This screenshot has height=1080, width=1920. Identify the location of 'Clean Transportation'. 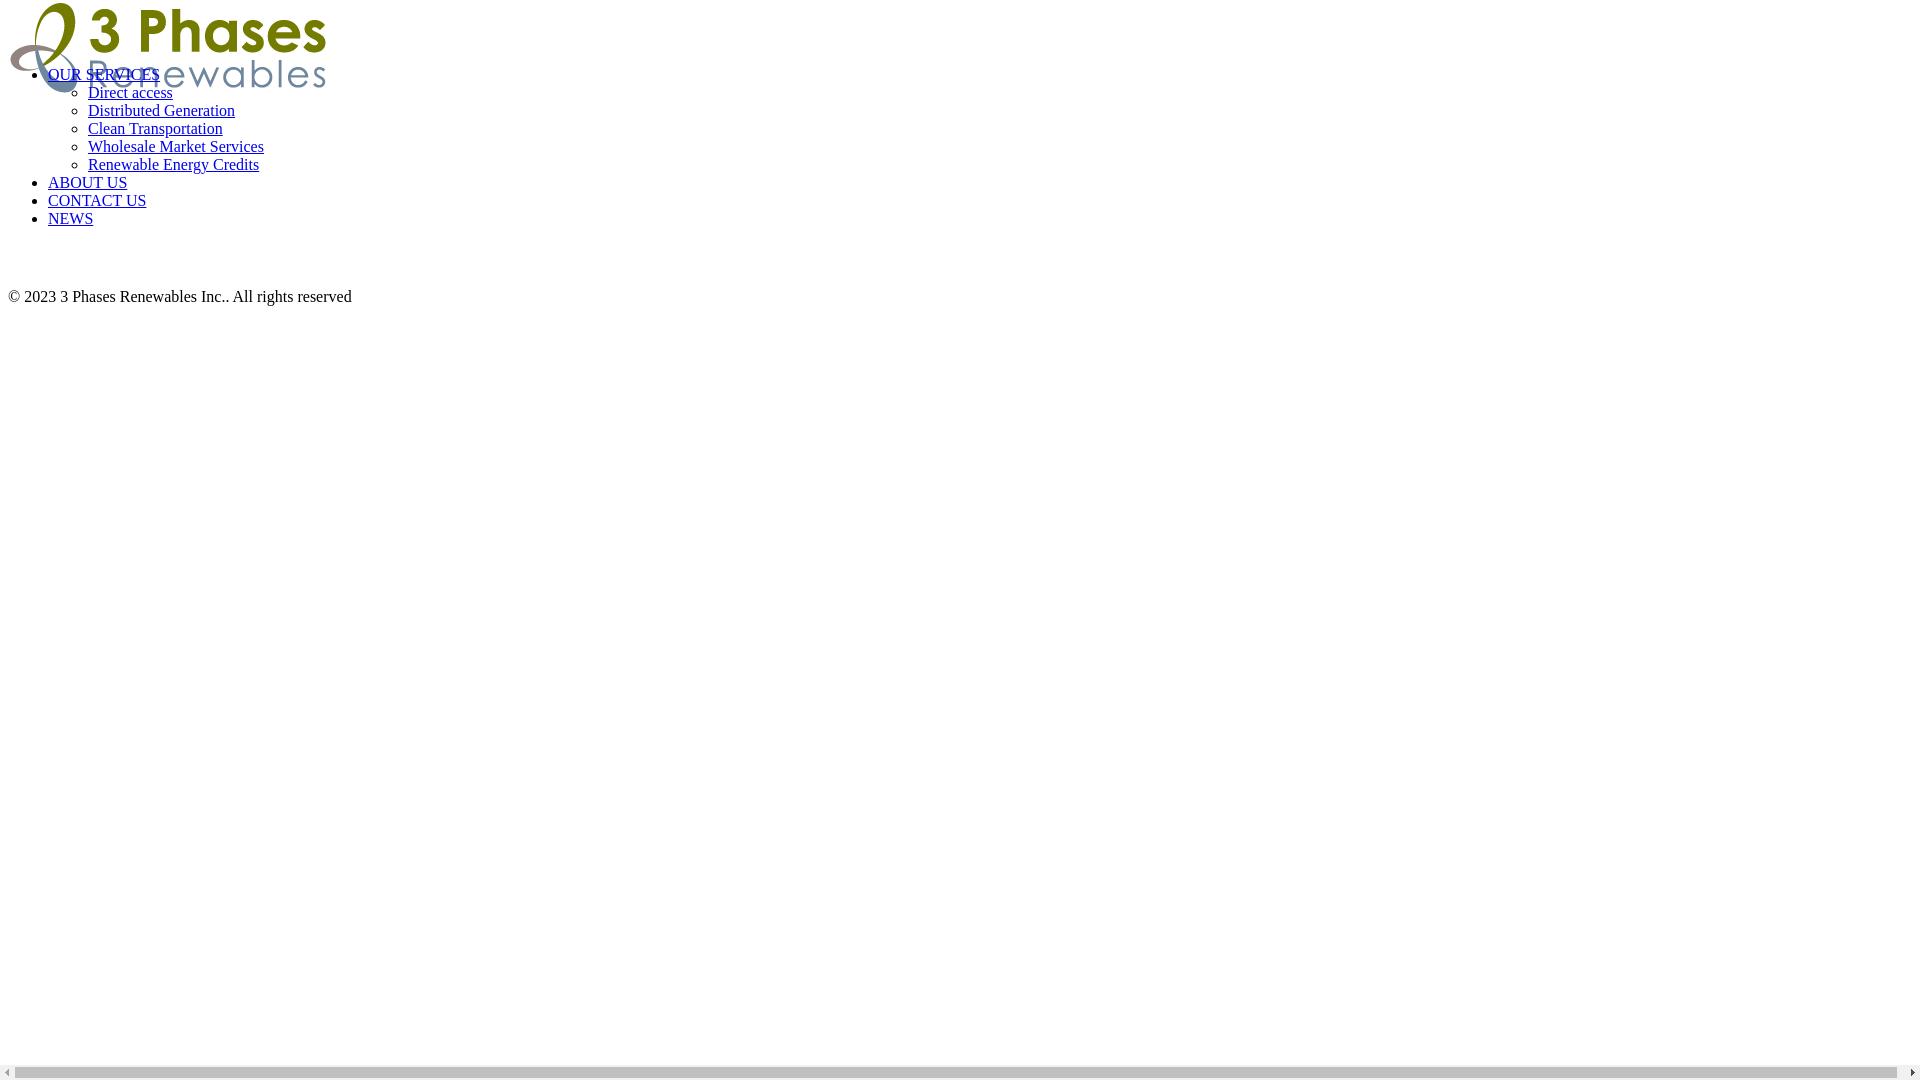
(86, 128).